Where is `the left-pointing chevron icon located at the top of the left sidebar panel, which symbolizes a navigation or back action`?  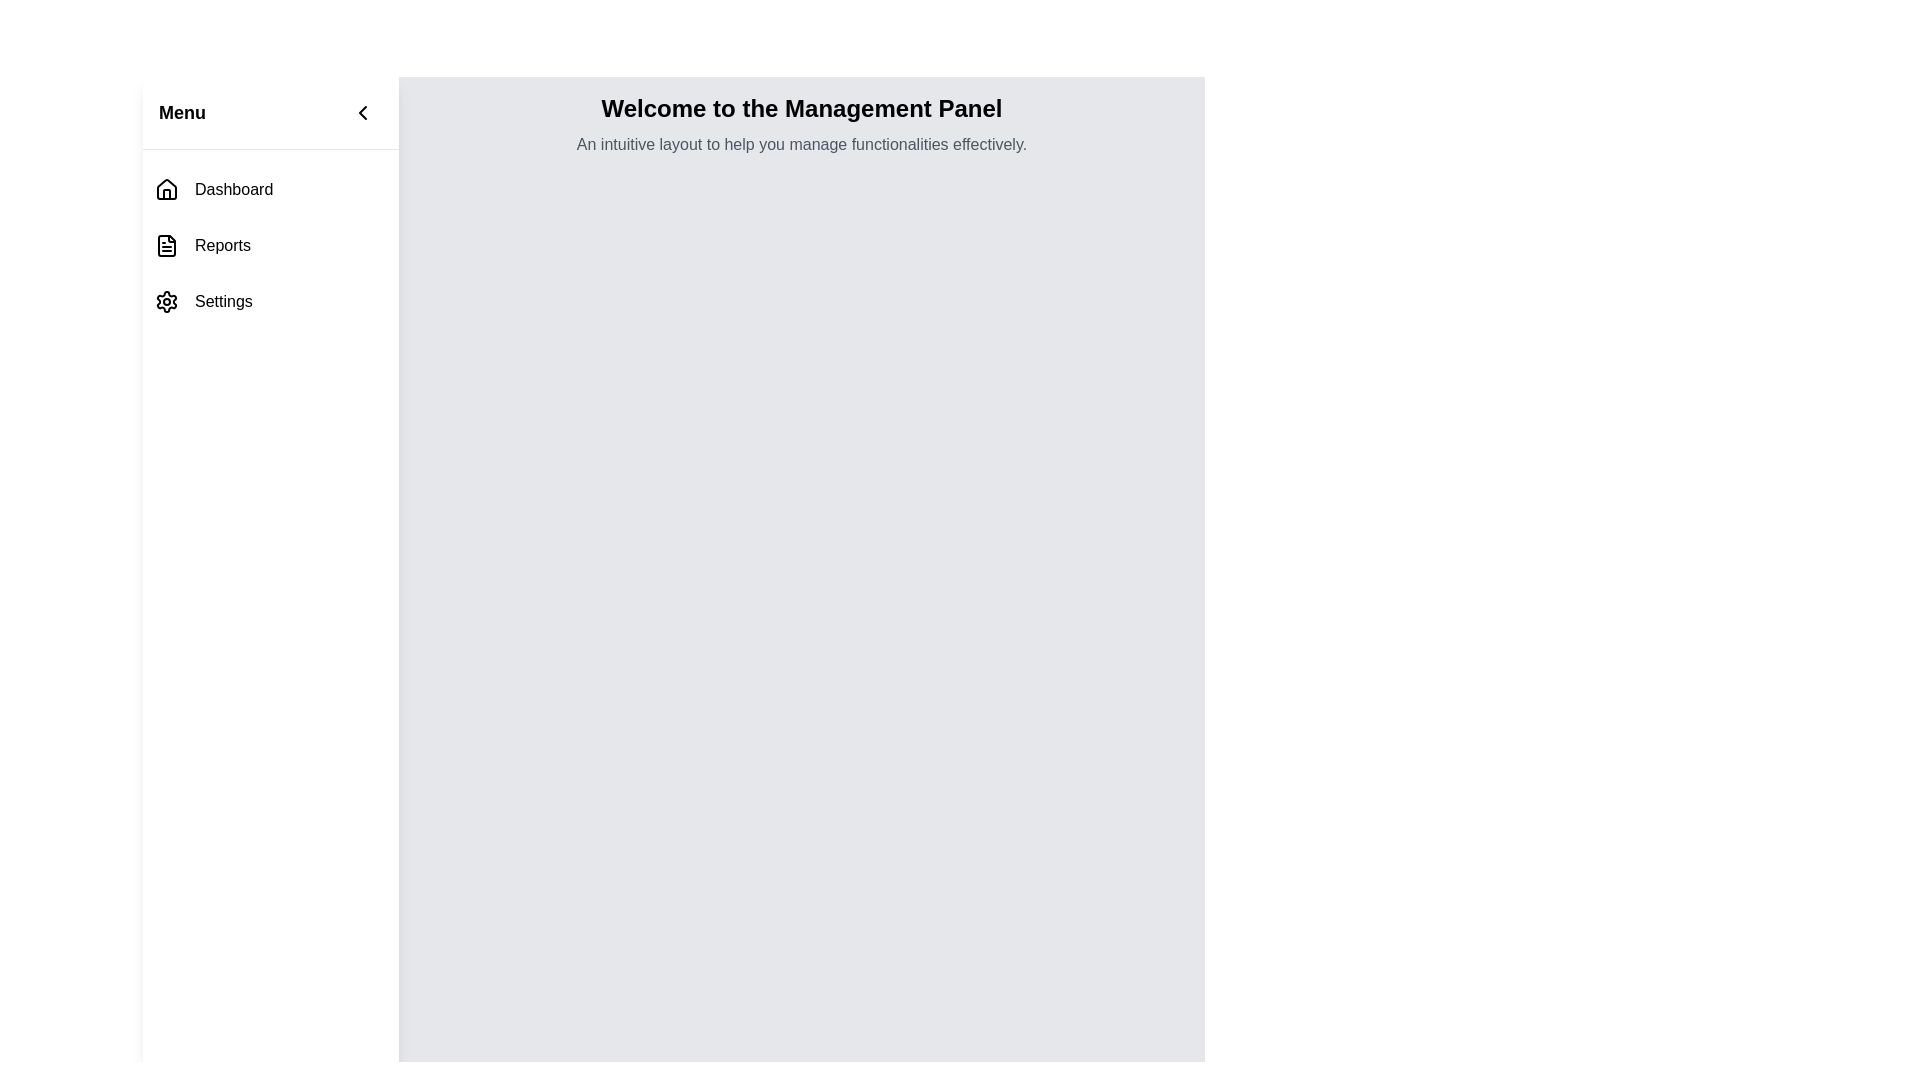
the left-pointing chevron icon located at the top of the left sidebar panel, which symbolizes a navigation or back action is located at coordinates (363, 112).